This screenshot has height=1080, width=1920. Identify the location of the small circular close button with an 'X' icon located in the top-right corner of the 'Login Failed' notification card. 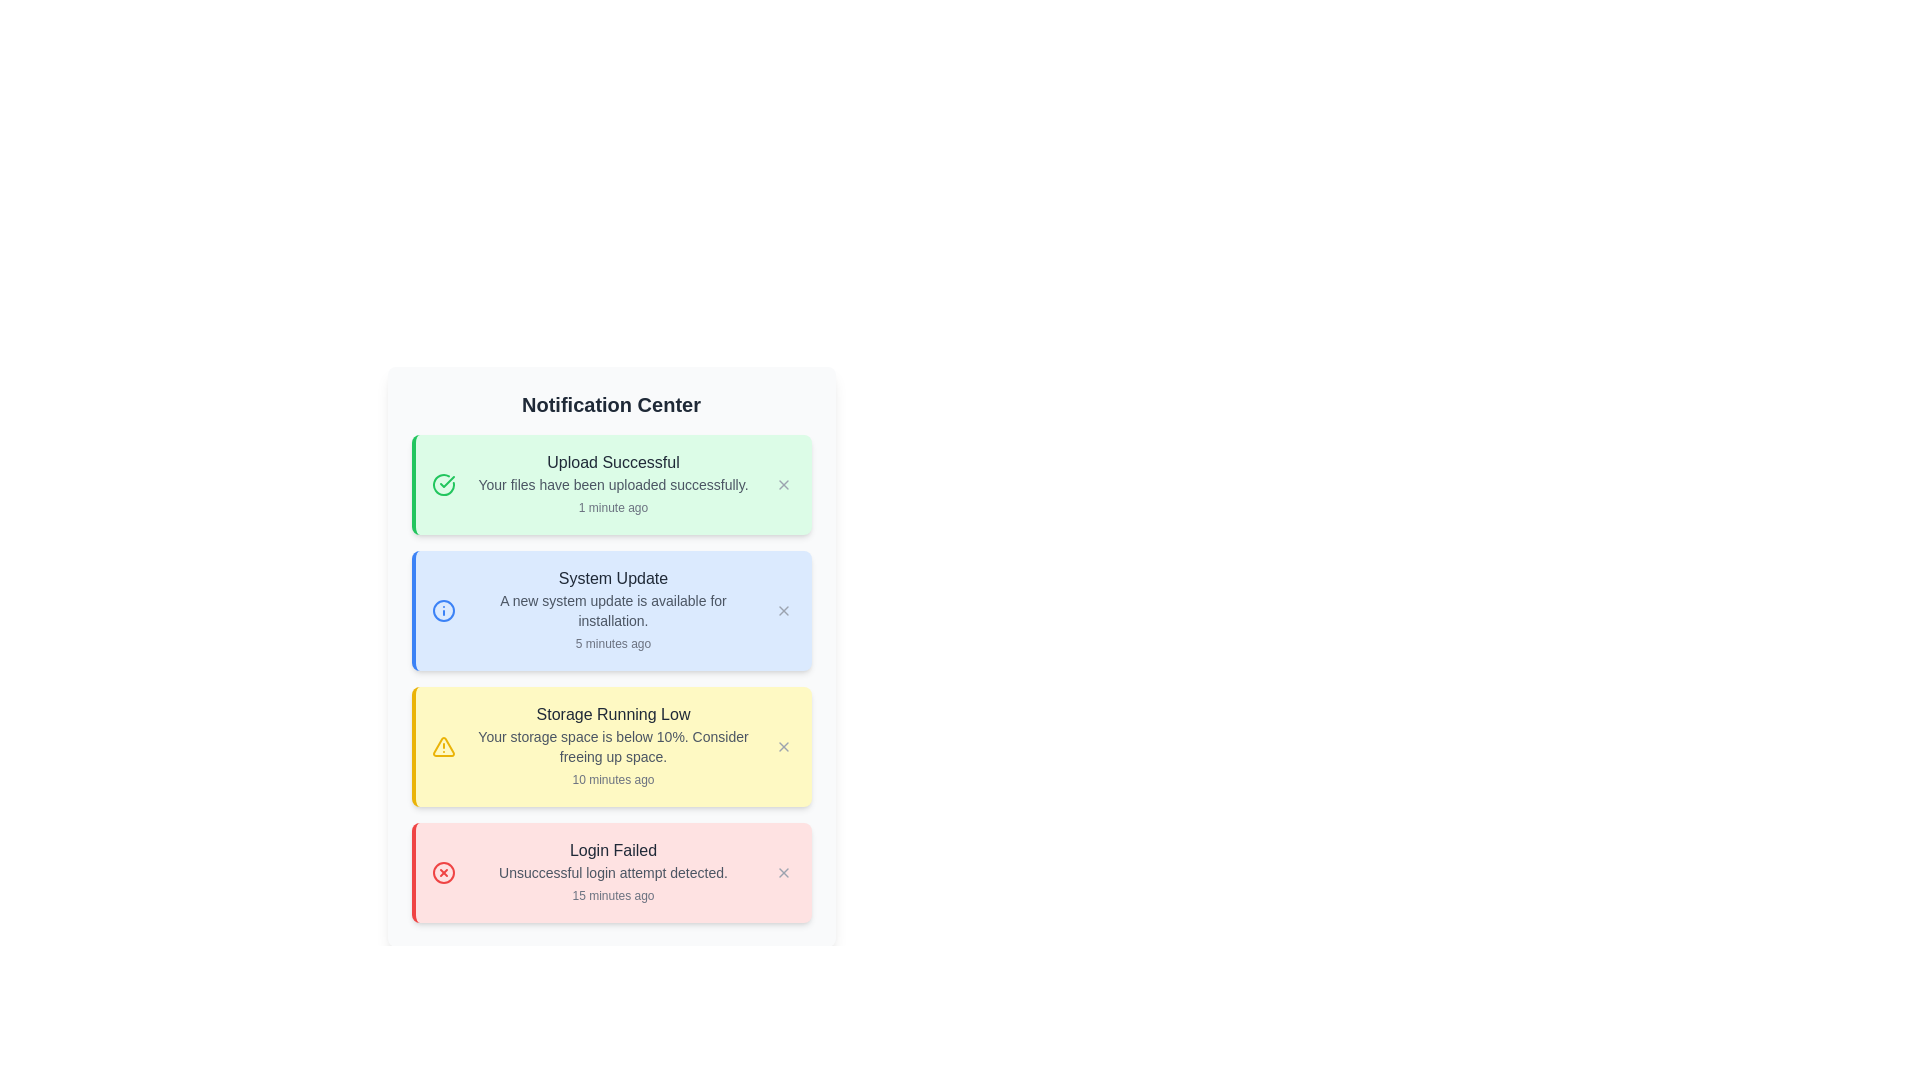
(782, 871).